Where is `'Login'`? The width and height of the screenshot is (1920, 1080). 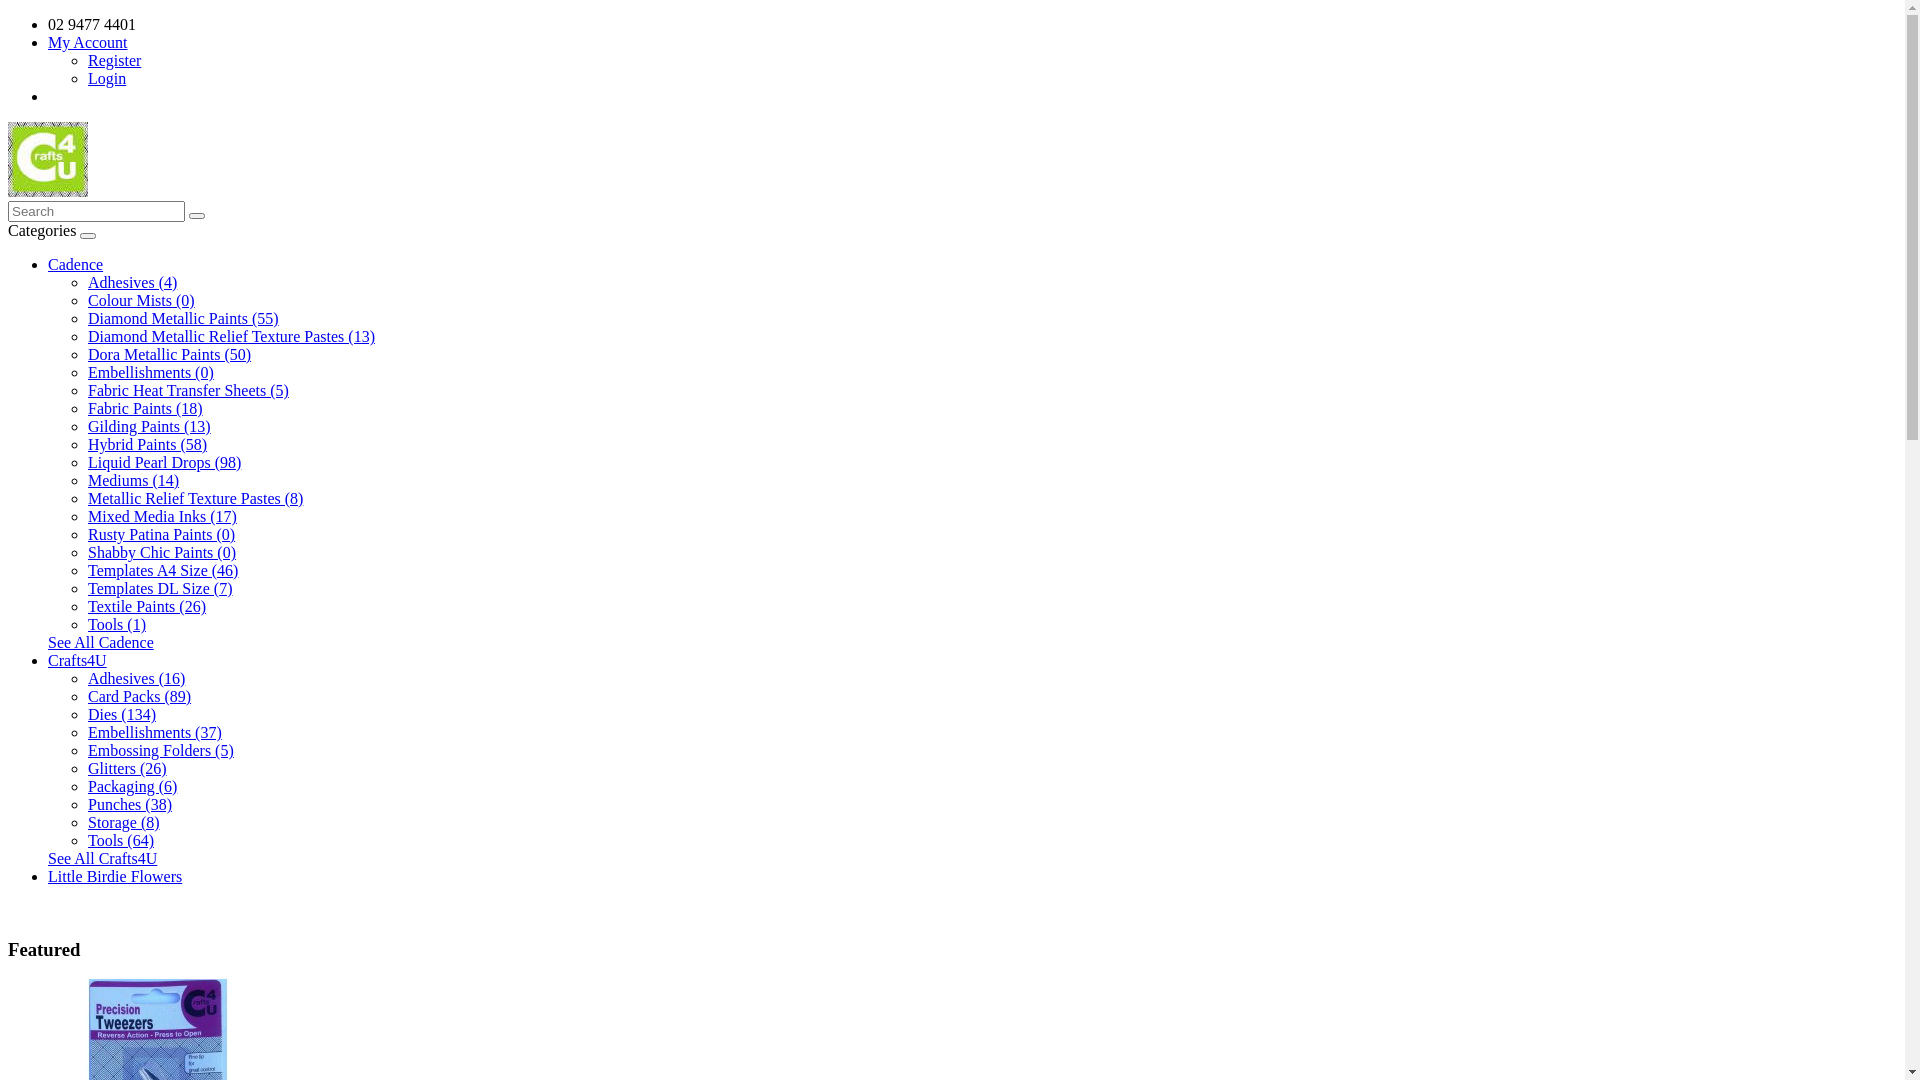 'Login' is located at coordinates (105, 77).